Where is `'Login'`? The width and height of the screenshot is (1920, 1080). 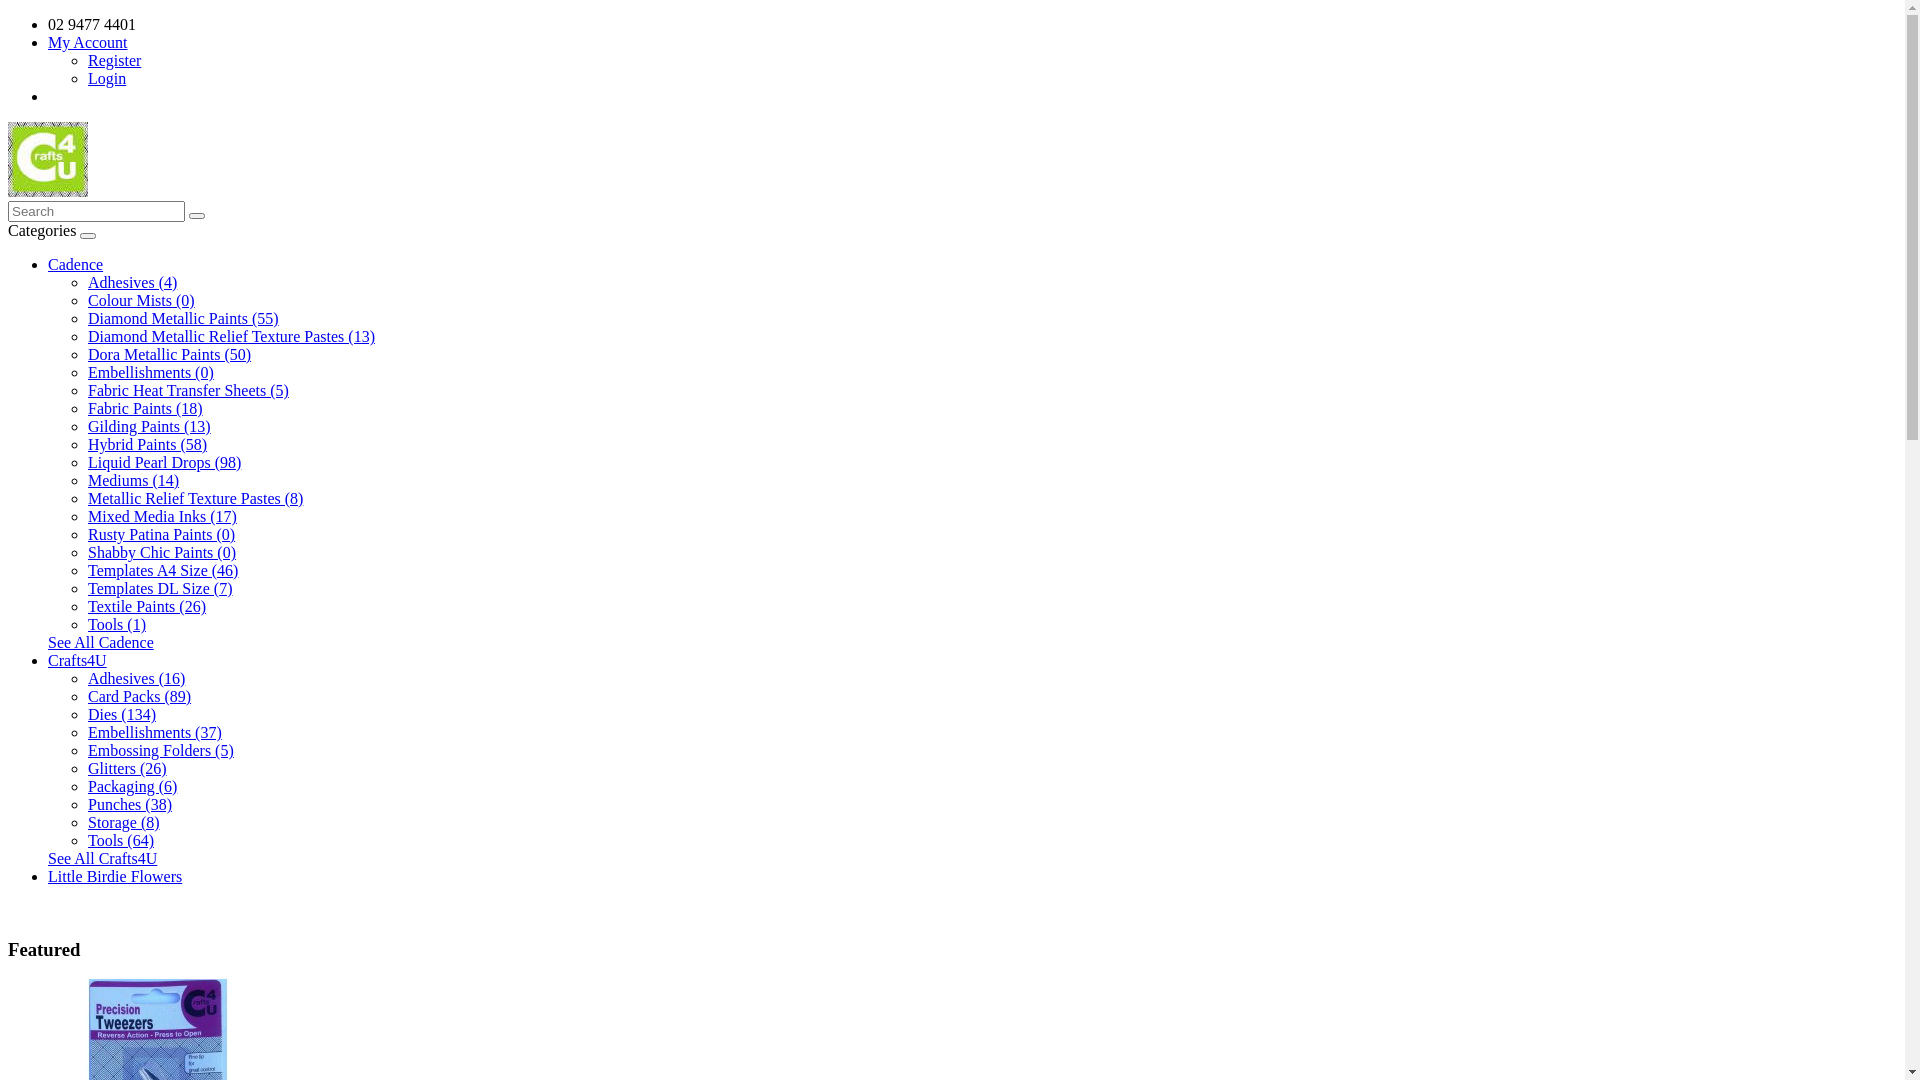 'Login' is located at coordinates (105, 77).